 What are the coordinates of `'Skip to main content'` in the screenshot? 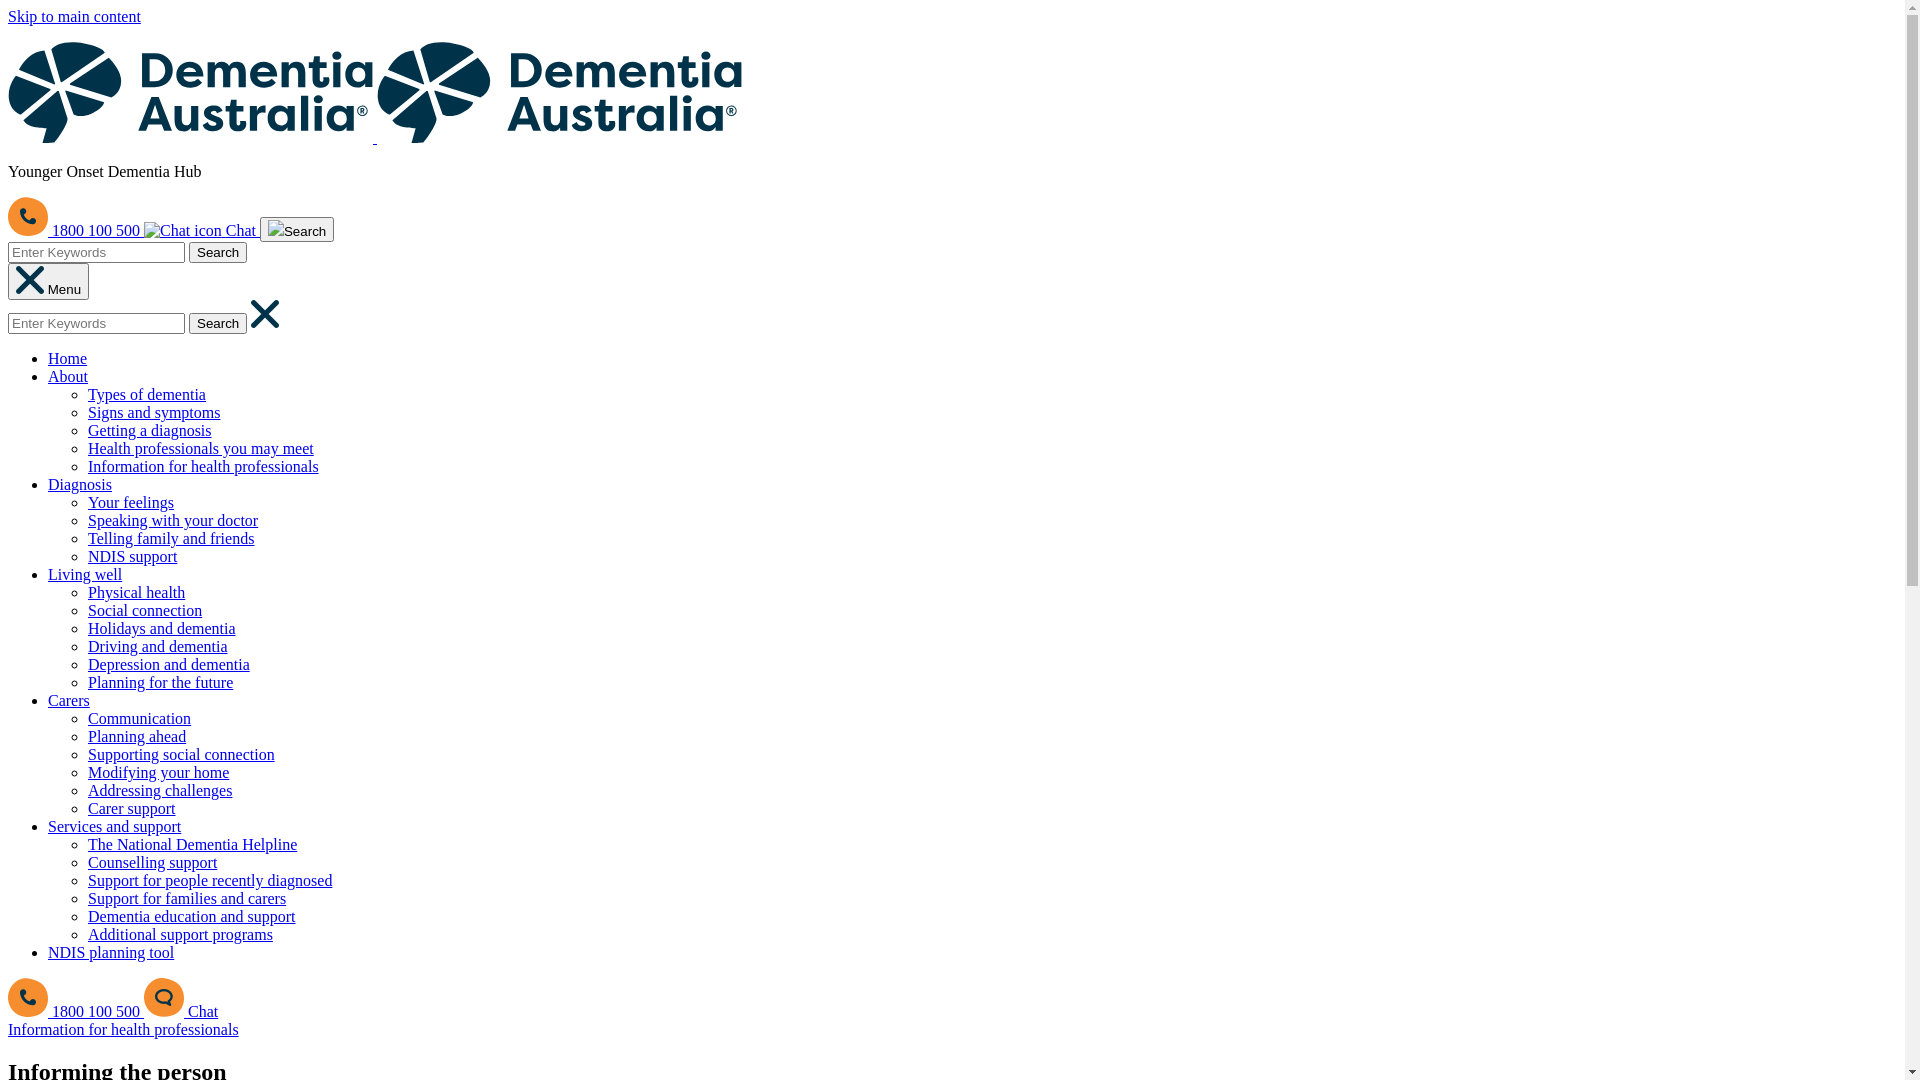 It's located at (74, 16).